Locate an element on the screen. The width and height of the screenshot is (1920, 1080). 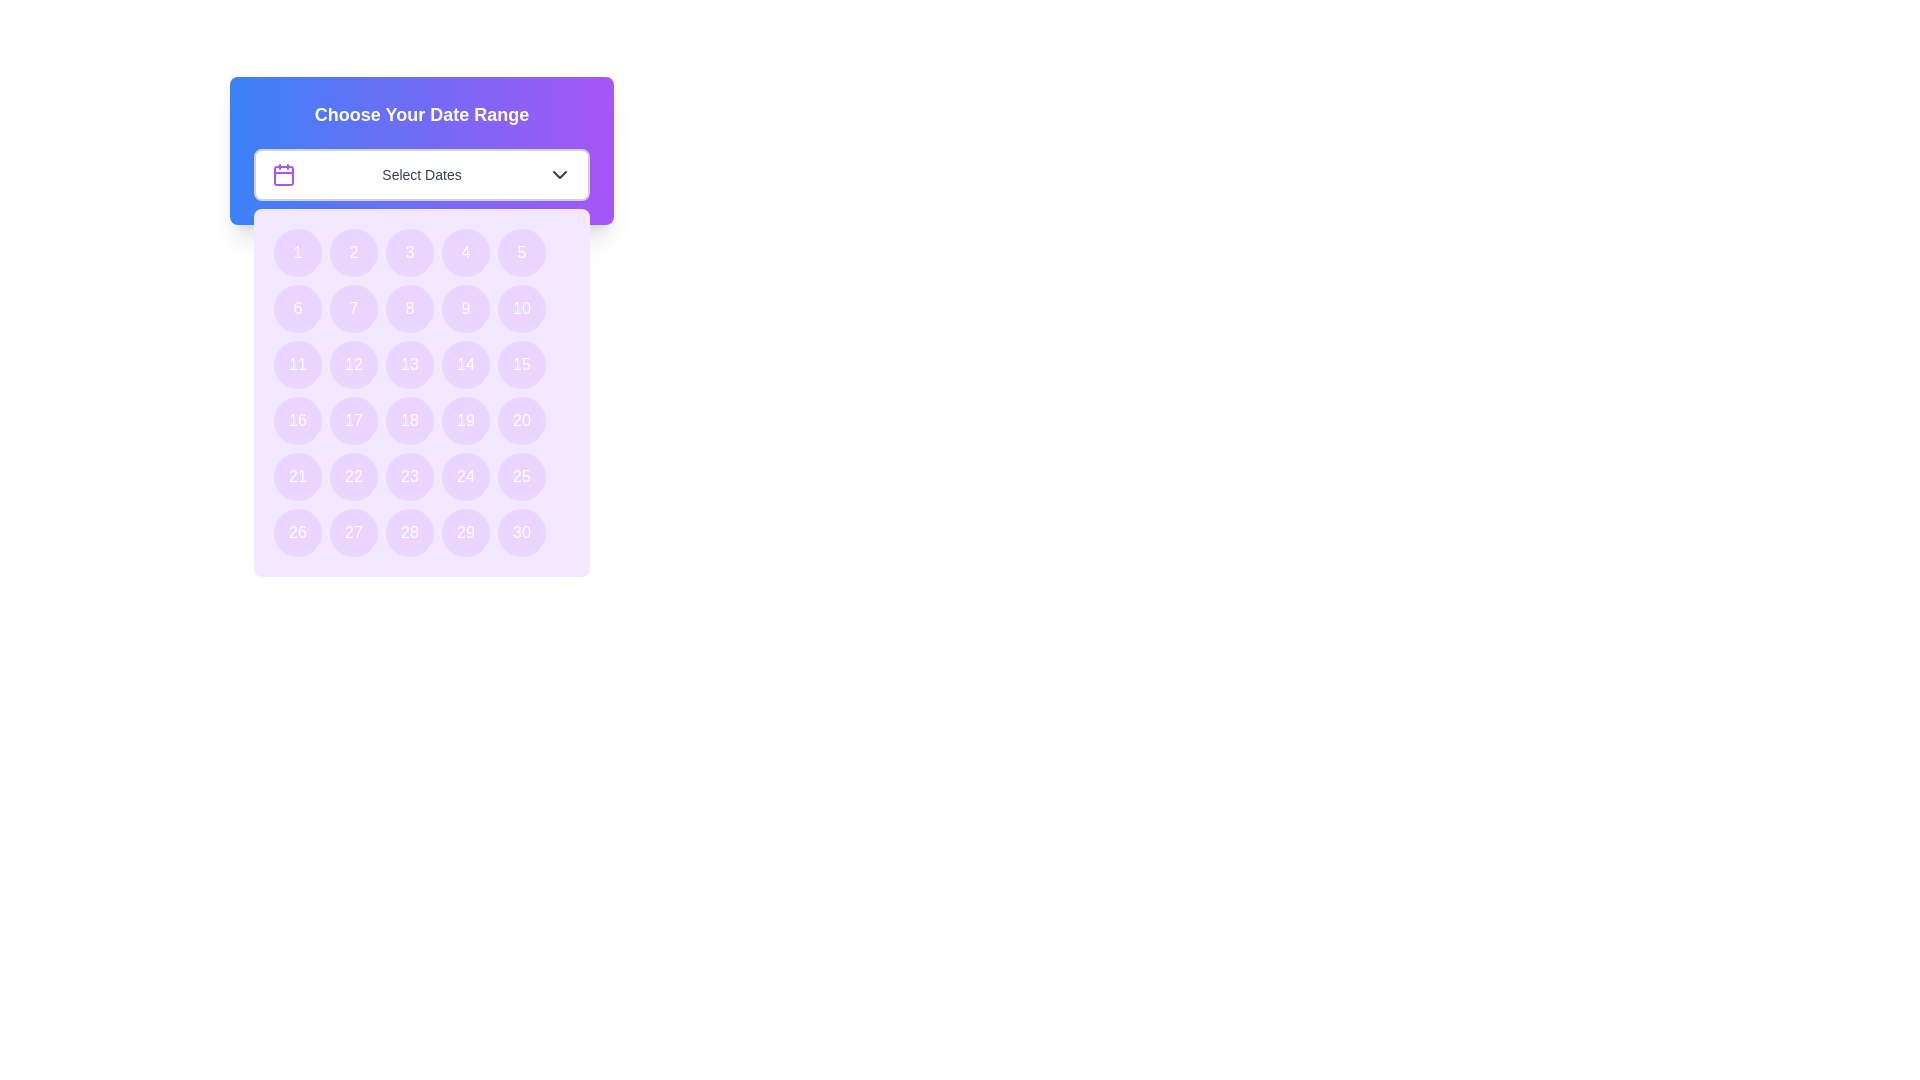
the date selection button labeled '13' in the date picker interface, located in the third column of the third row is located at coordinates (408, 365).